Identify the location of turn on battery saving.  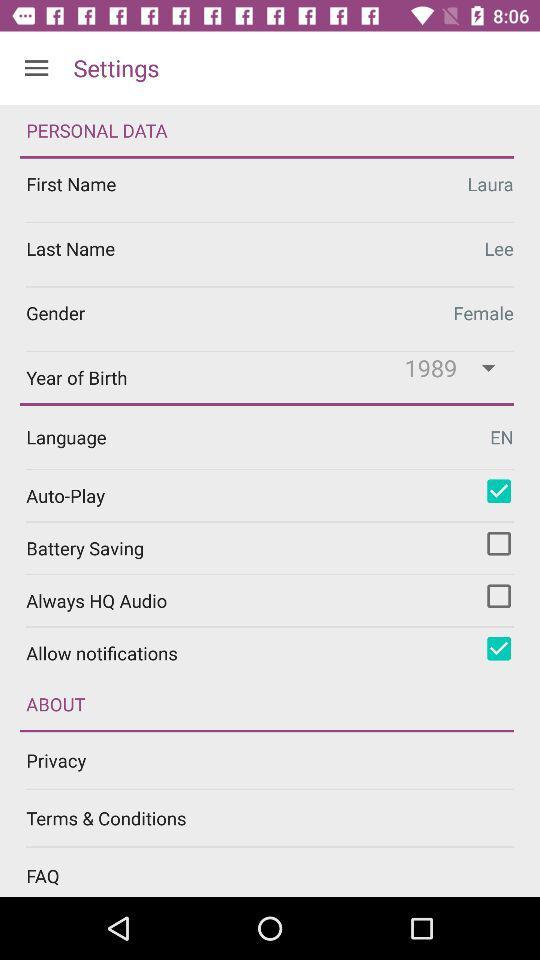
(498, 543).